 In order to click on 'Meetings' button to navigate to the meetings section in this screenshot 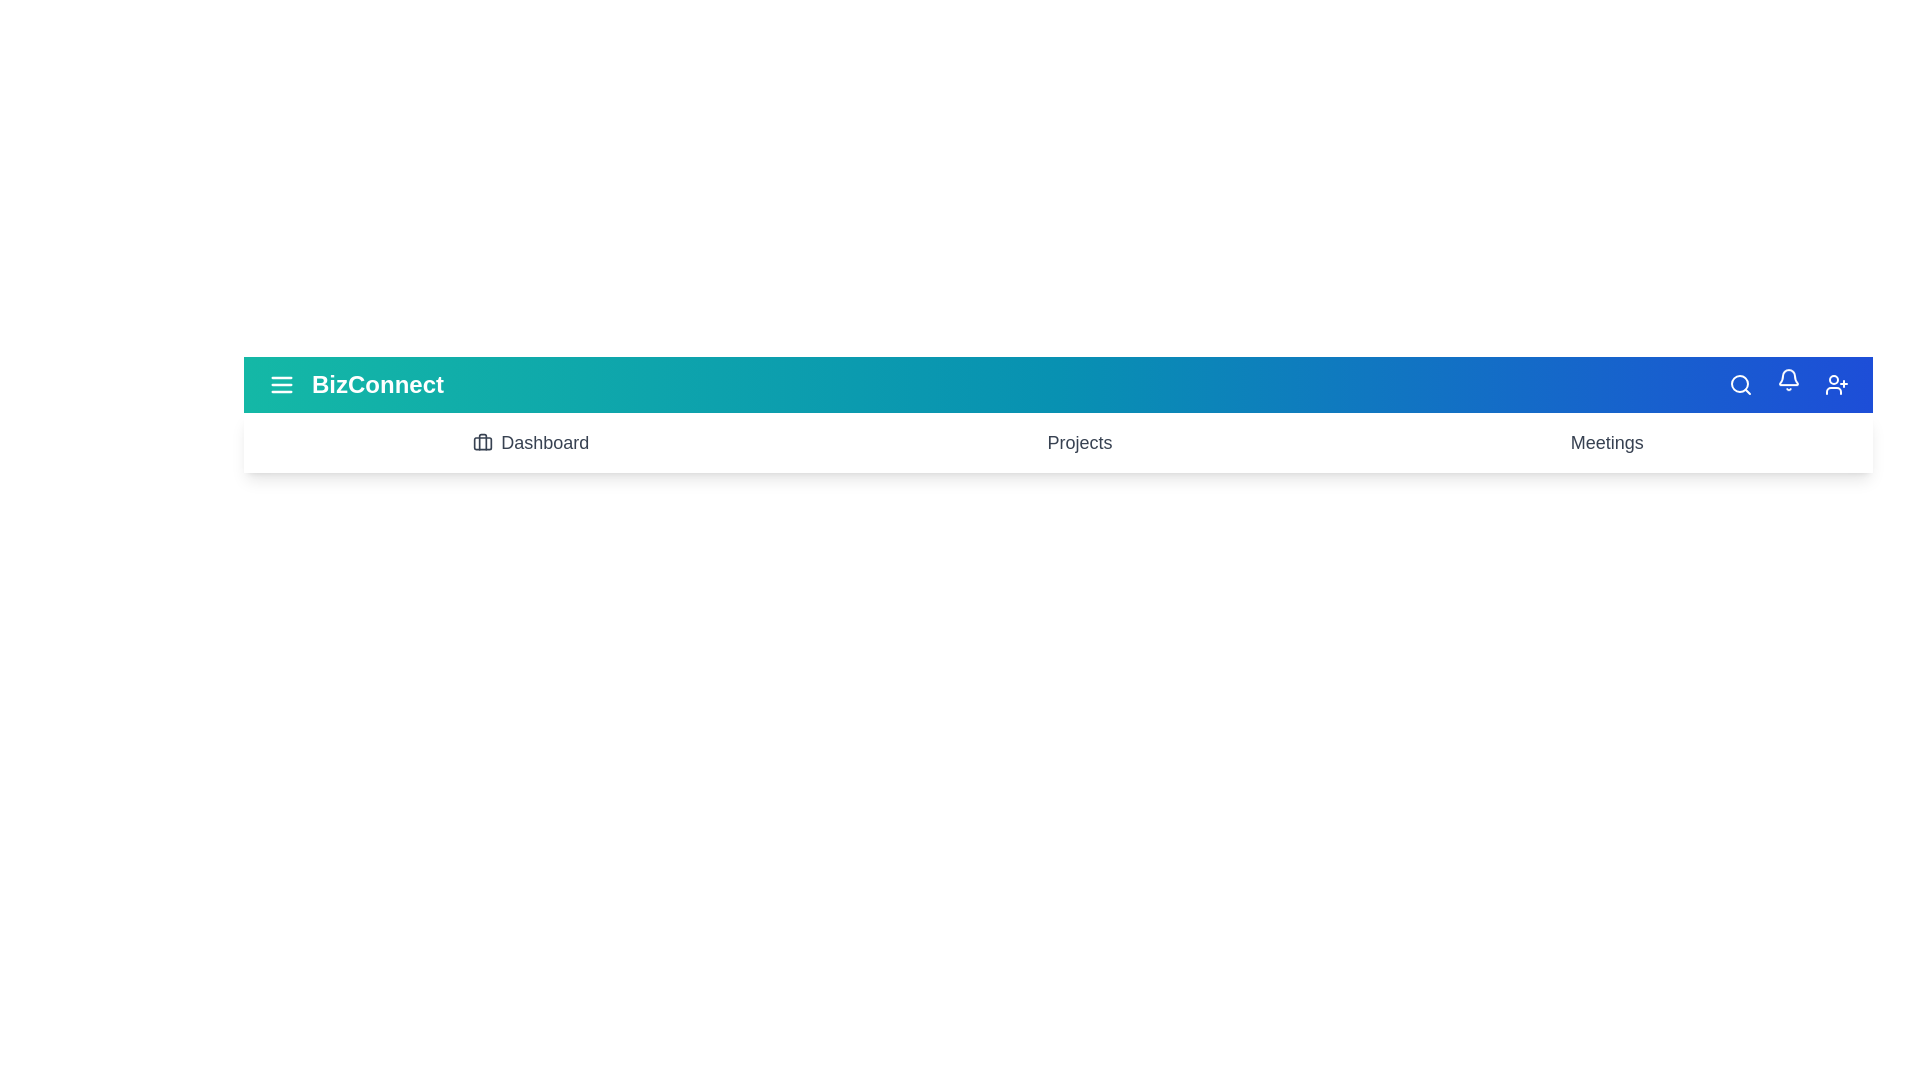, I will do `click(1607, 442)`.